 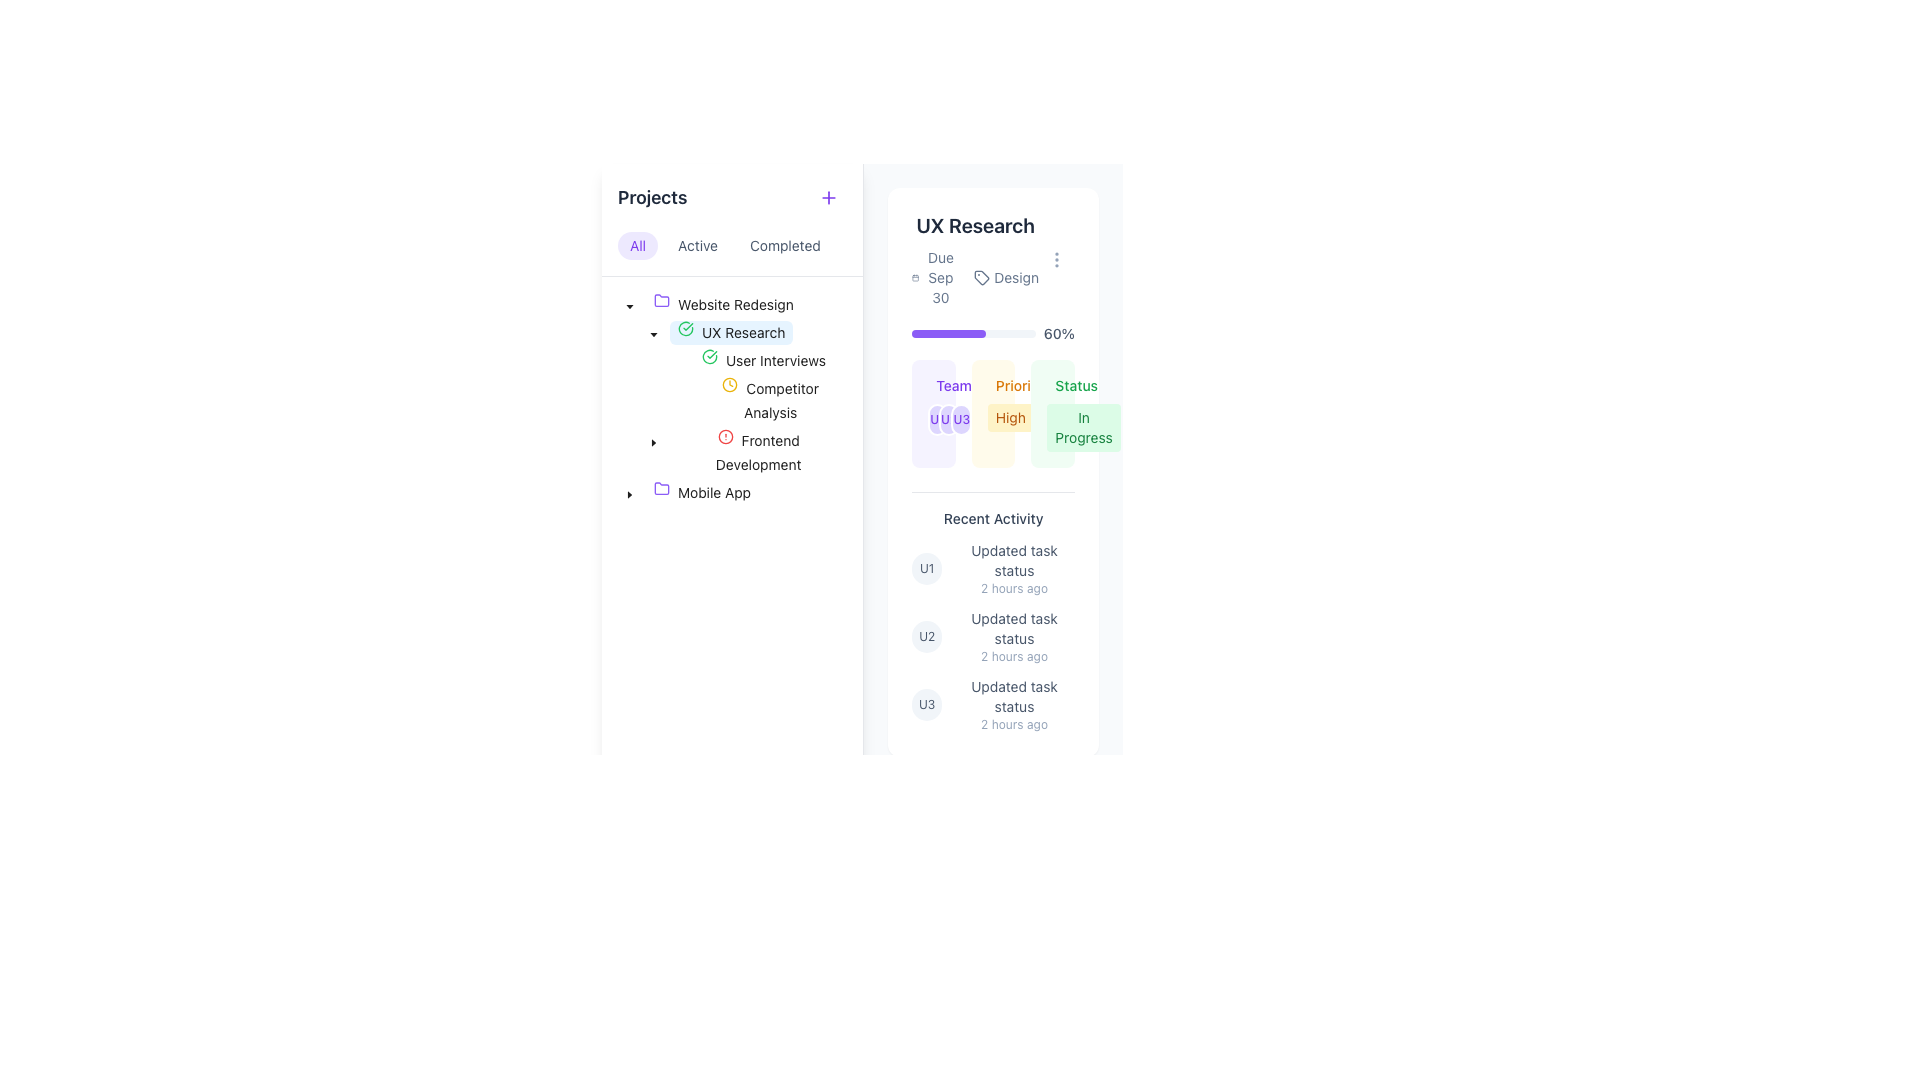 What do you see at coordinates (975, 277) in the screenshot?
I see `the Text information block displaying the due date 'Due Sep 30' and category 'Design' located in the UX Research section, below the title 'UX Research'` at bounding box center [975, 277].